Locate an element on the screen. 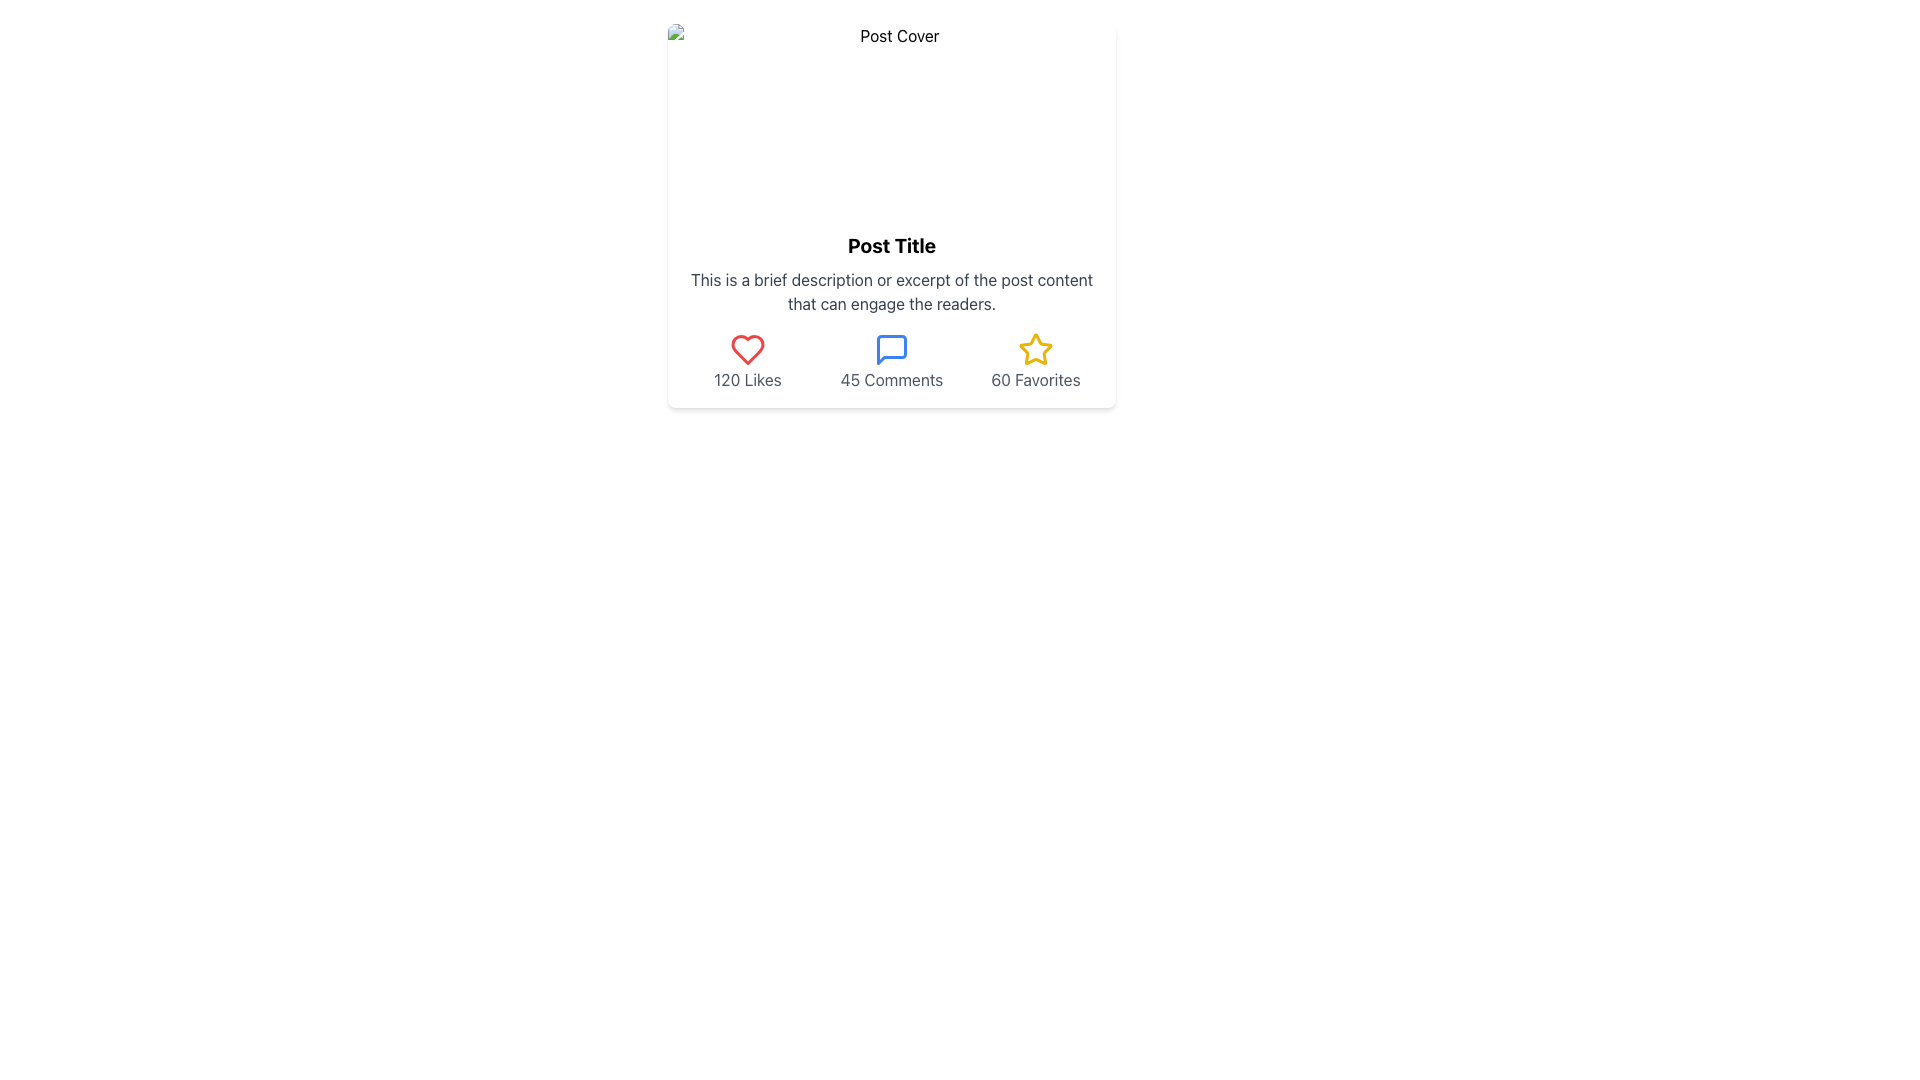  the speech bubble-shaped icon with a blue color scheme, located in the middle of the row of icons below the post title and description, to trigger a tooltip or animation is located at coordinates (891, 349).